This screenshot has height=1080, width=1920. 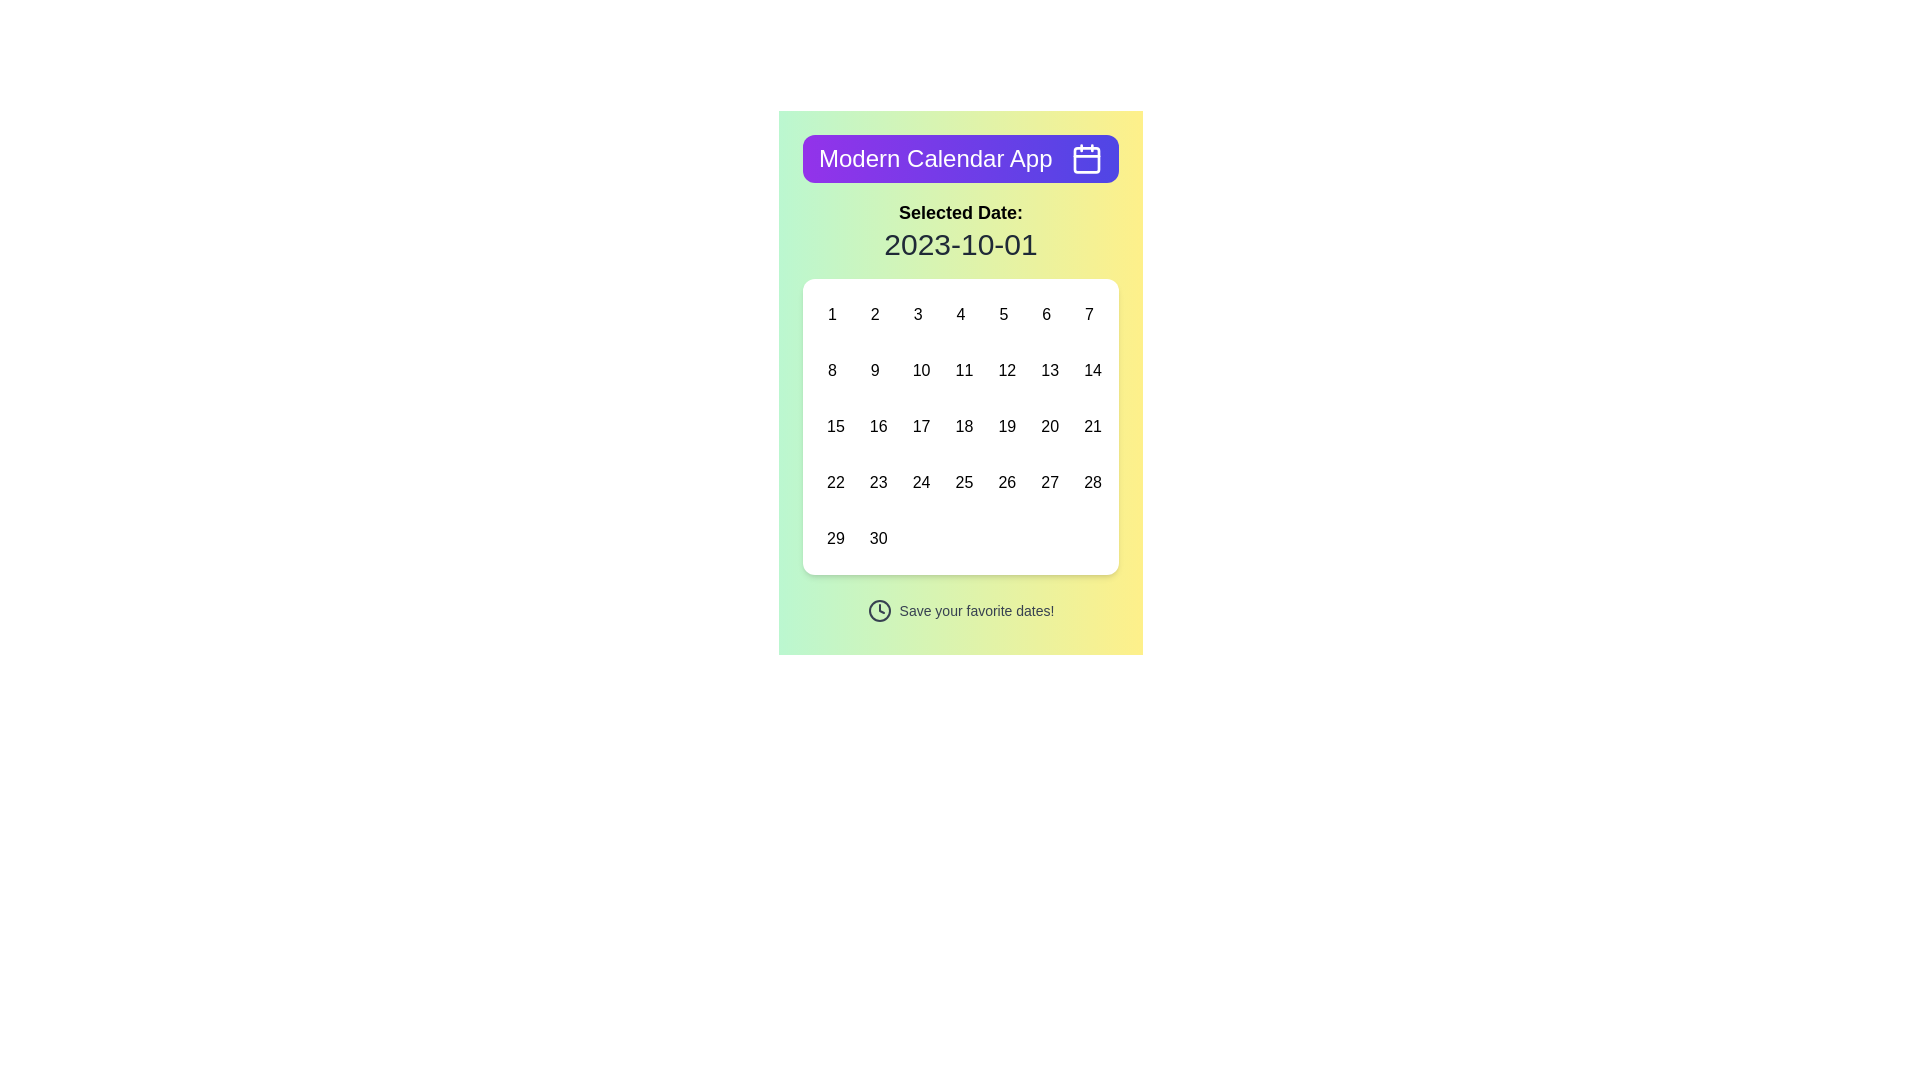 What do you see at coordinates (1003, 482) in the screenshot?
I see `the rectangular button labeled '26' in the calendar interface` at bounding box center [1003, 482].